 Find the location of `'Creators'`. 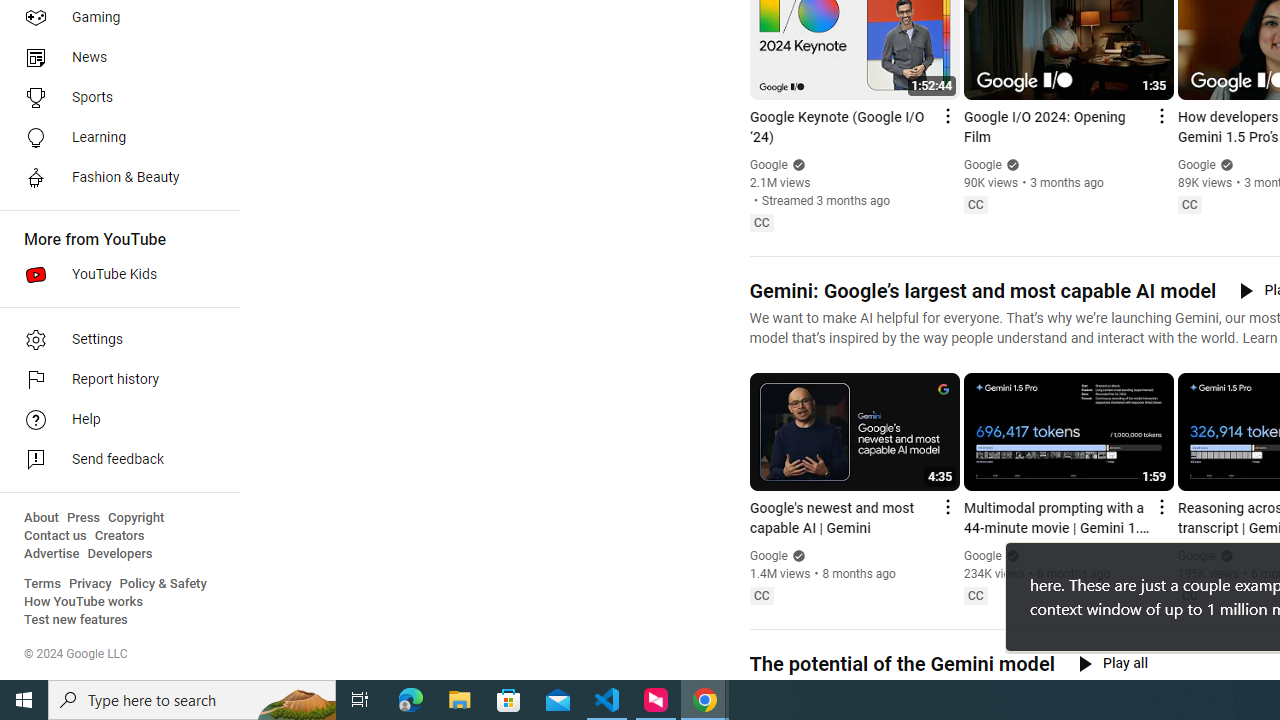

'Creators' is located at coordinates (118, 535).